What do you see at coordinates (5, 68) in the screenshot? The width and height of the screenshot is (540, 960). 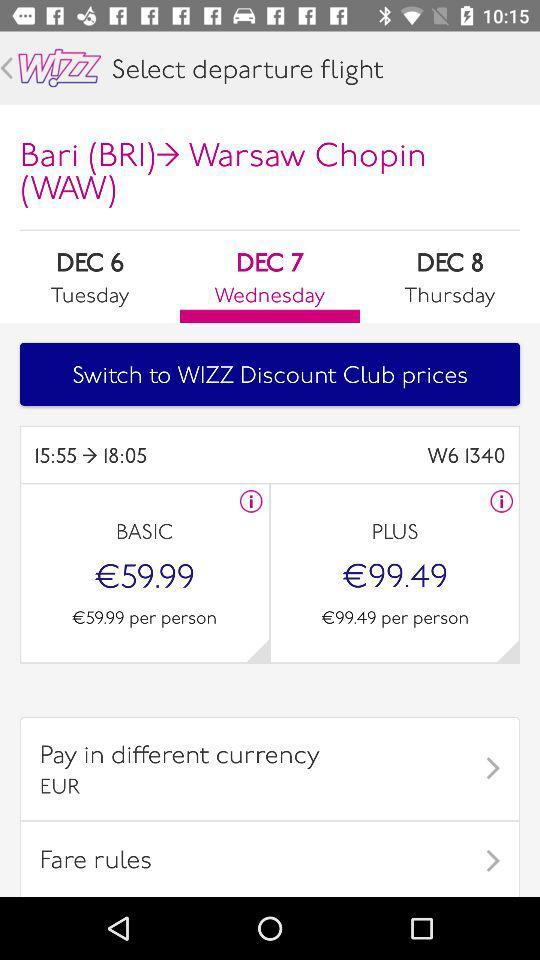 I see `go back` at bounding box center [5, 68].